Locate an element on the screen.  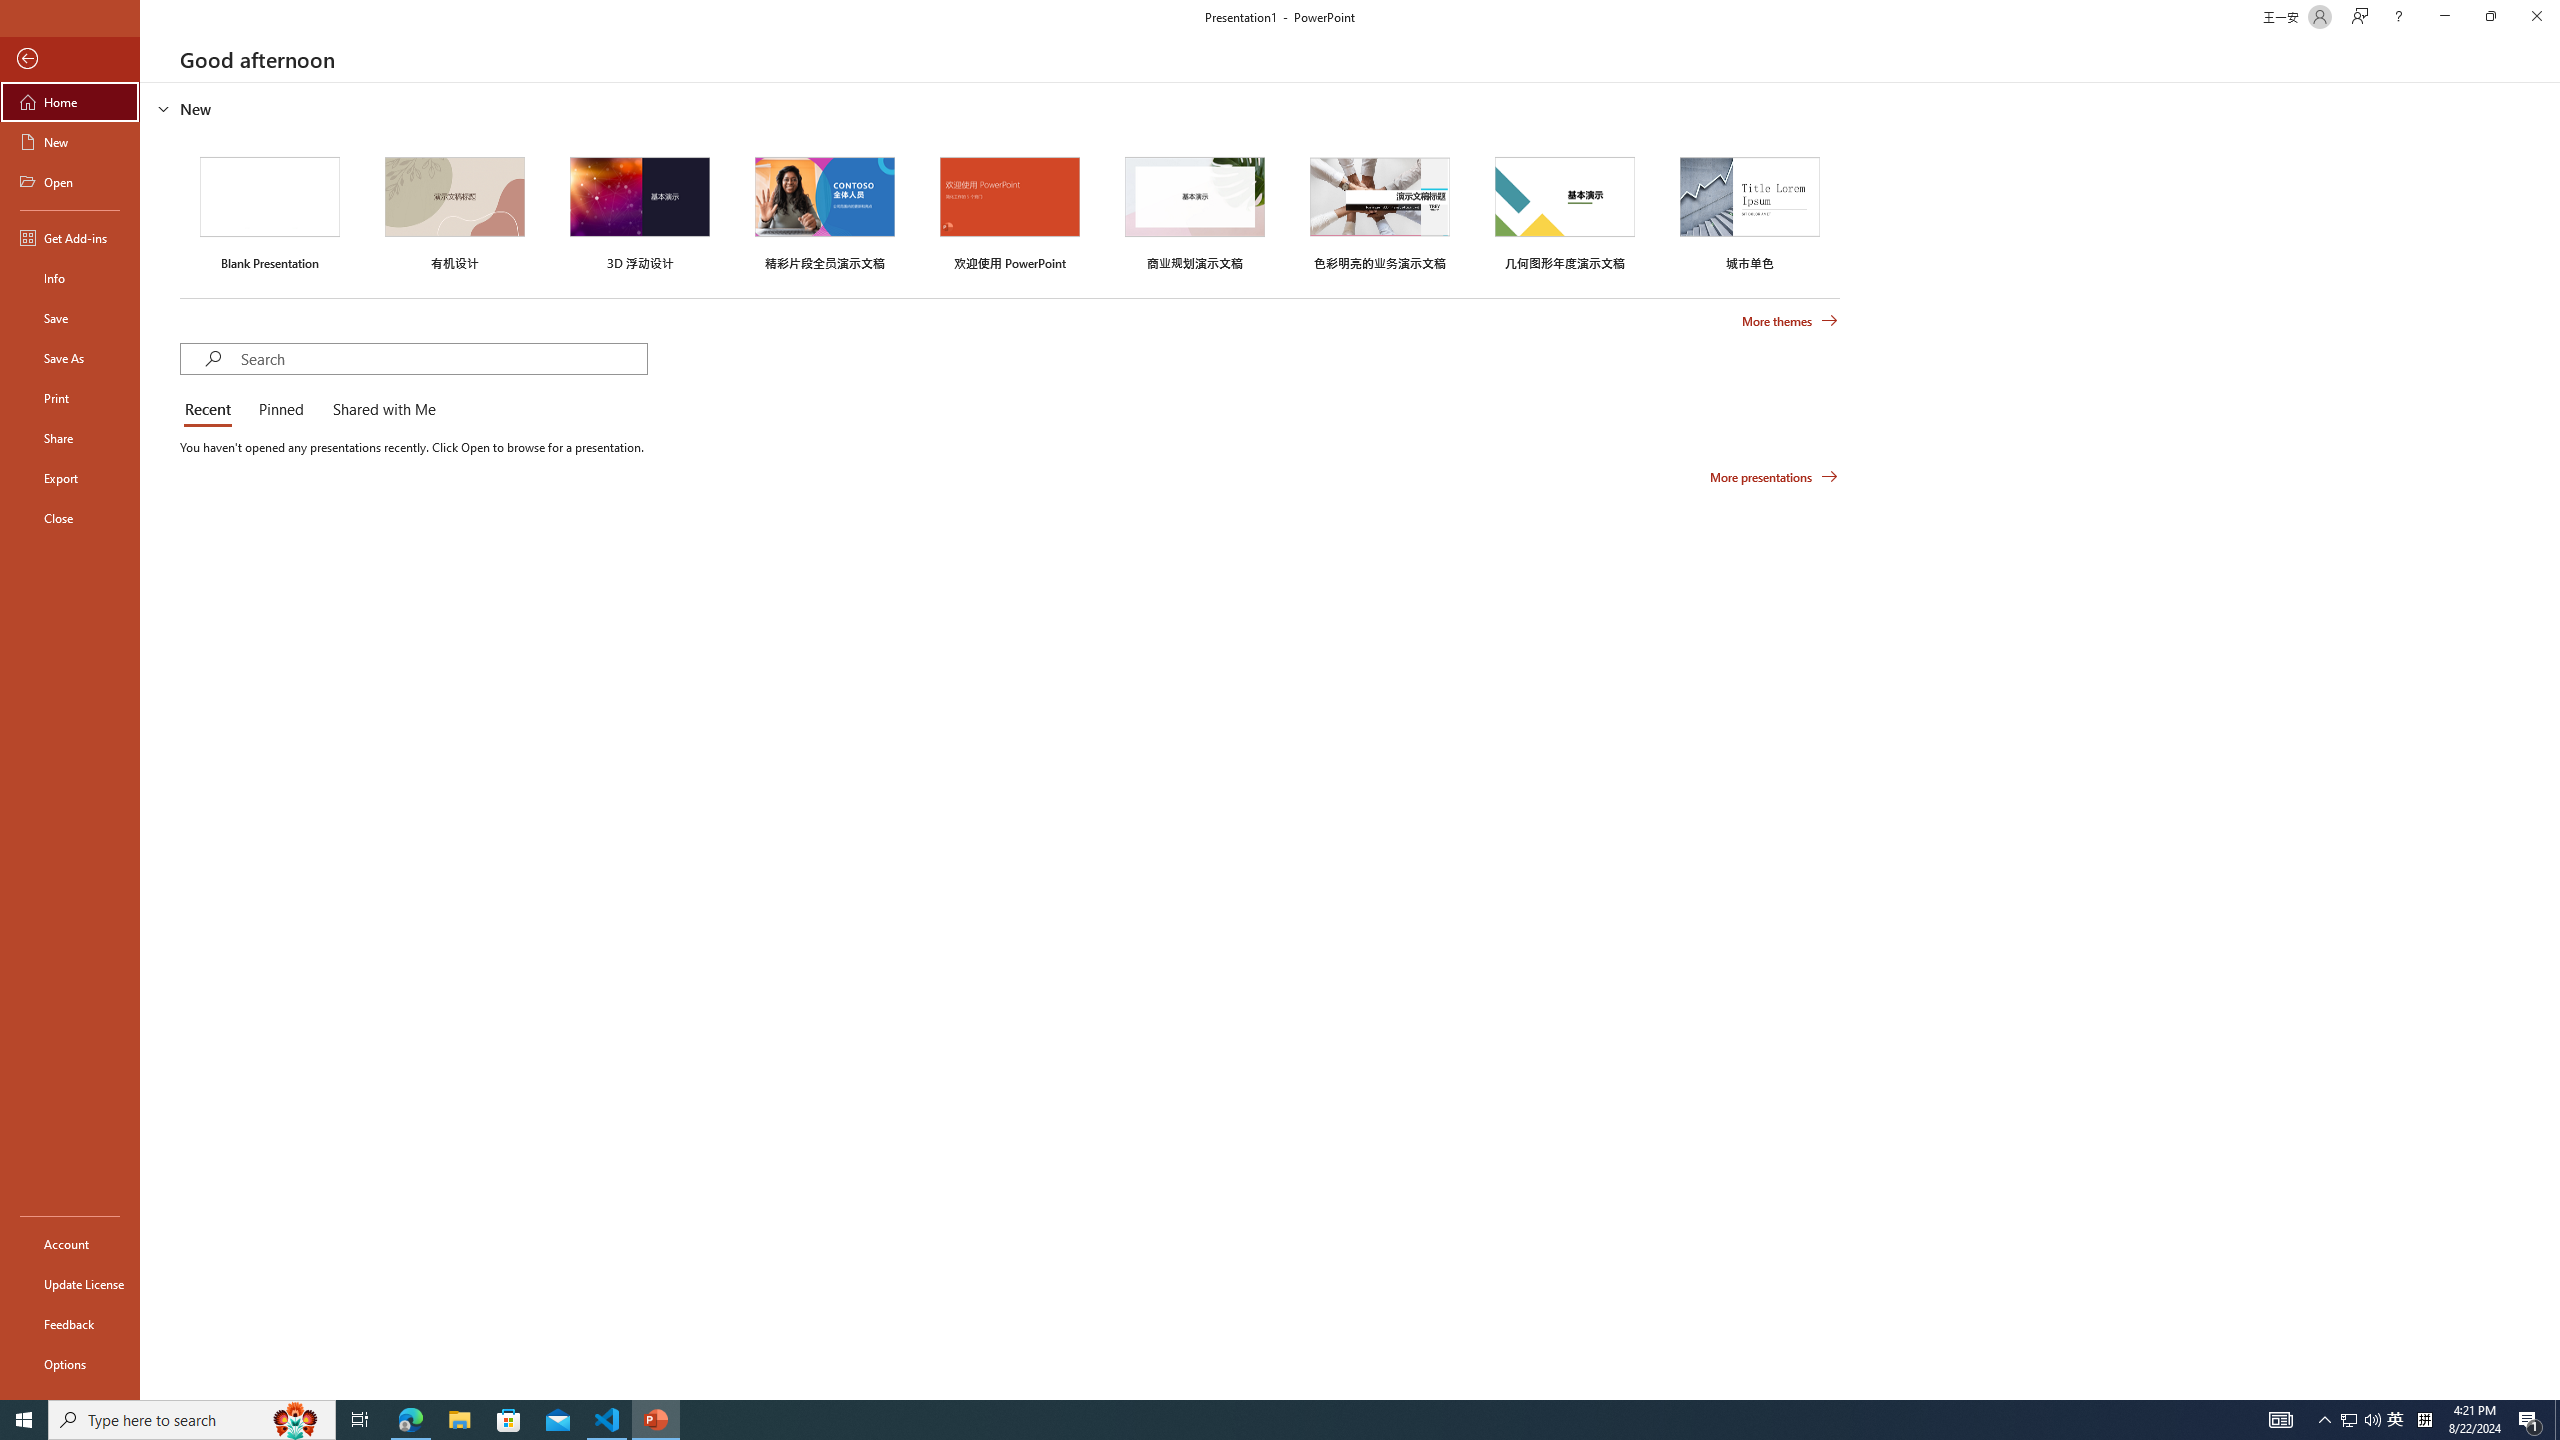
'Class: NetUIScrollBar' is located at coordinates (2551, 740).